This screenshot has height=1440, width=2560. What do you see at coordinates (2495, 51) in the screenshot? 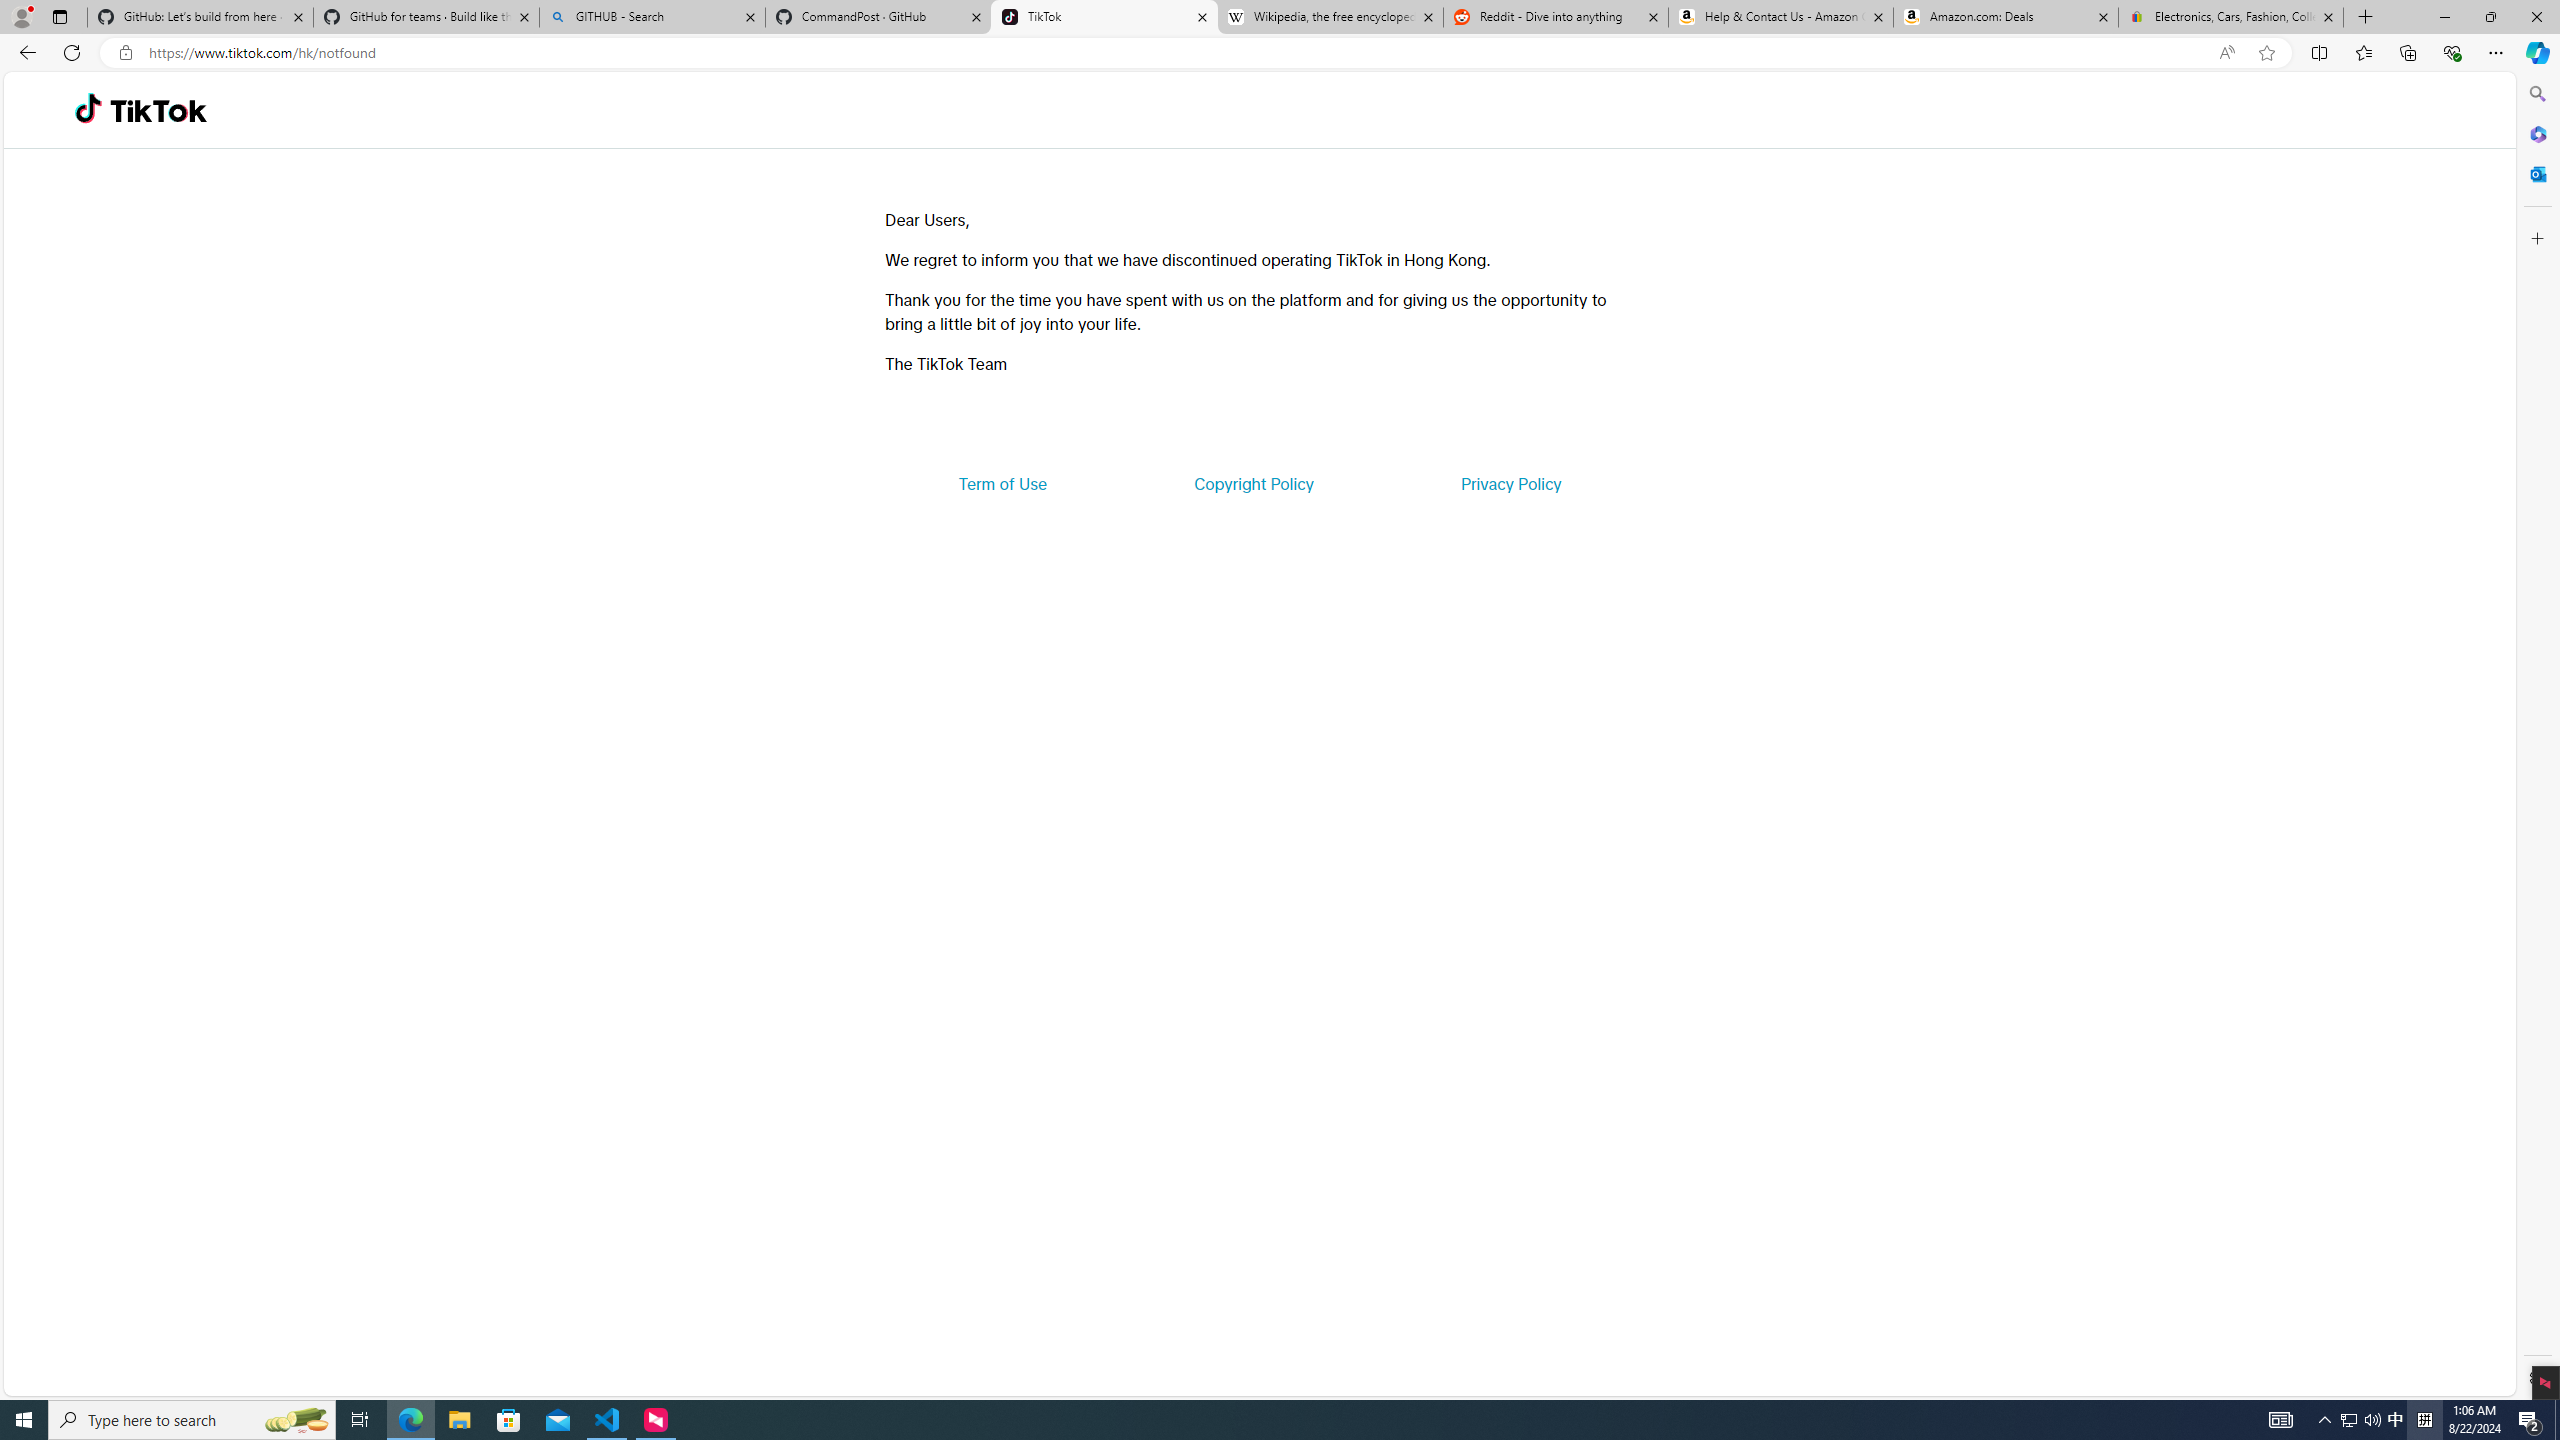
I see `'Settings and more (Alt+F)'` at bounding box center [2495, 51].